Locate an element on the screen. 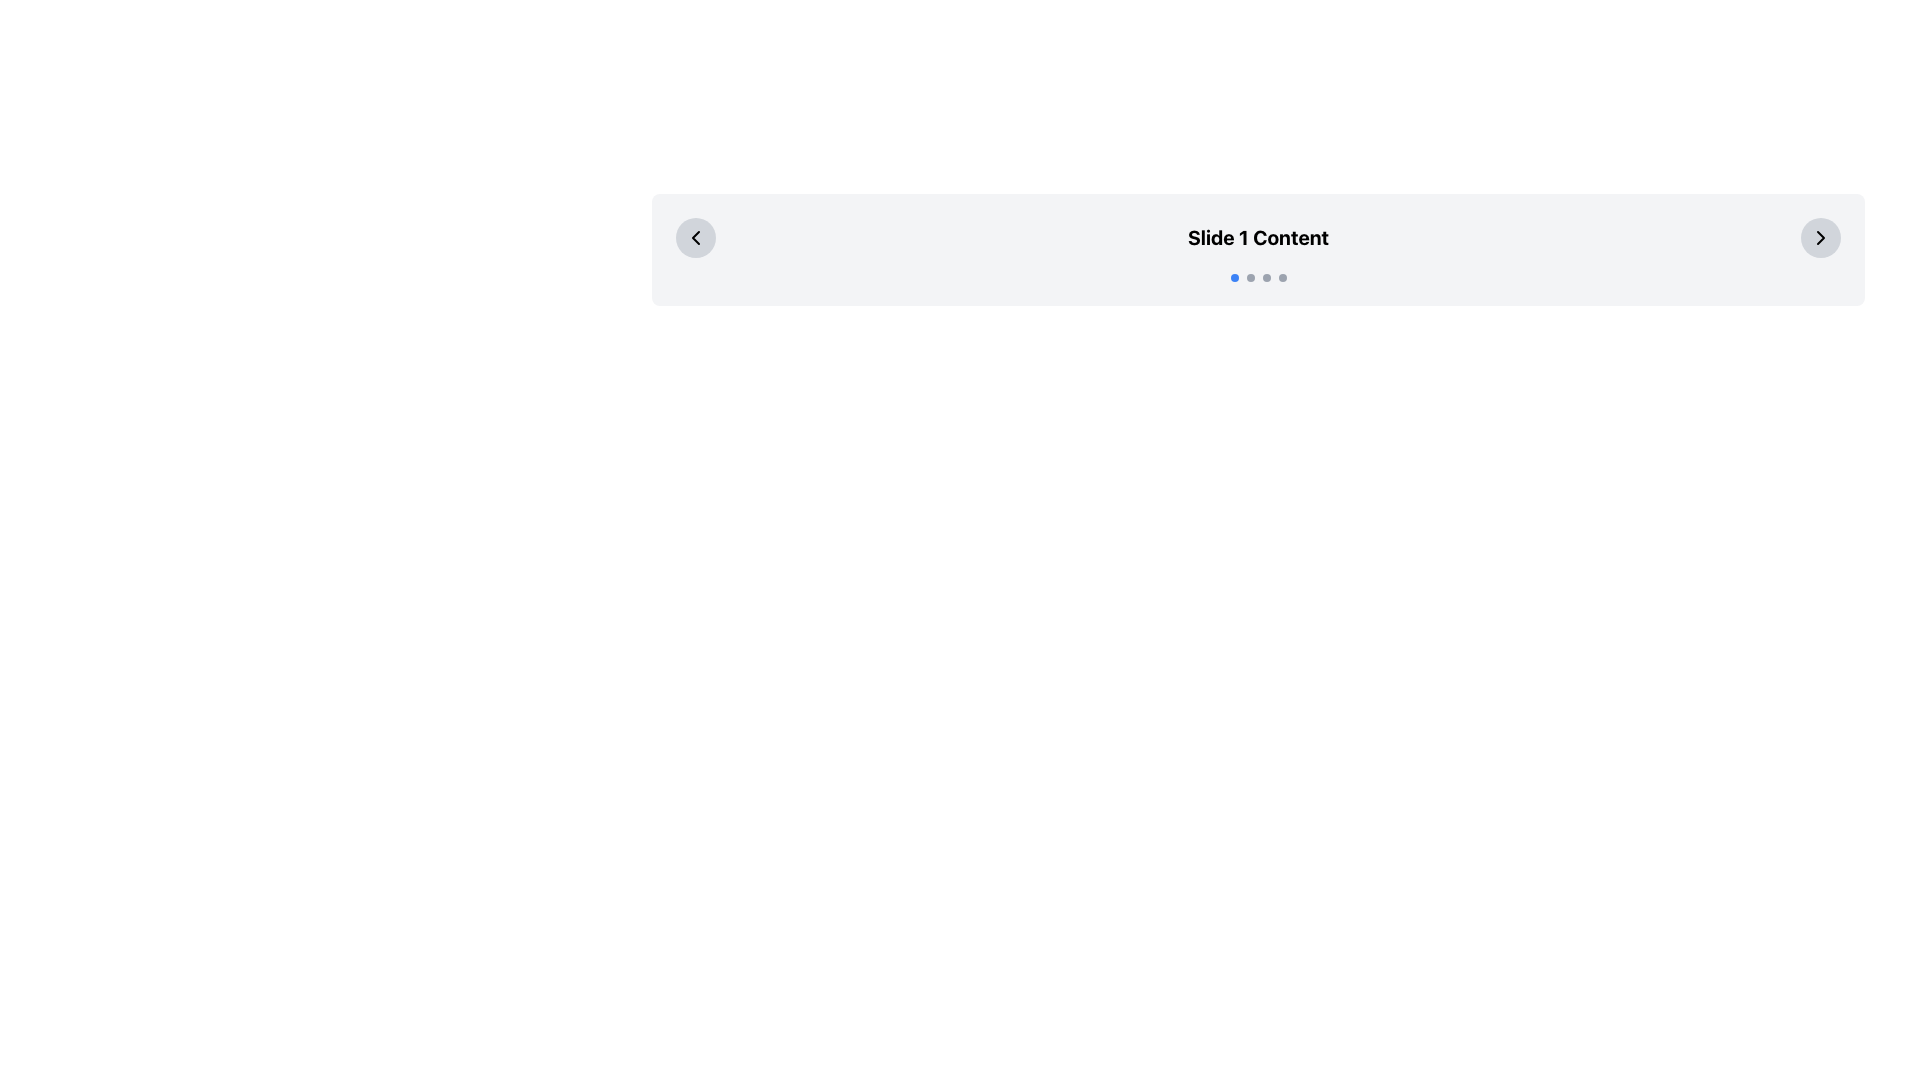 This screenshot has height=1080, width=1920. the chevron icon on the far-right side of the horizontal navigation panel, which serves as a toggle for progressing to the next item or action is located at coordinates (1820, 237).